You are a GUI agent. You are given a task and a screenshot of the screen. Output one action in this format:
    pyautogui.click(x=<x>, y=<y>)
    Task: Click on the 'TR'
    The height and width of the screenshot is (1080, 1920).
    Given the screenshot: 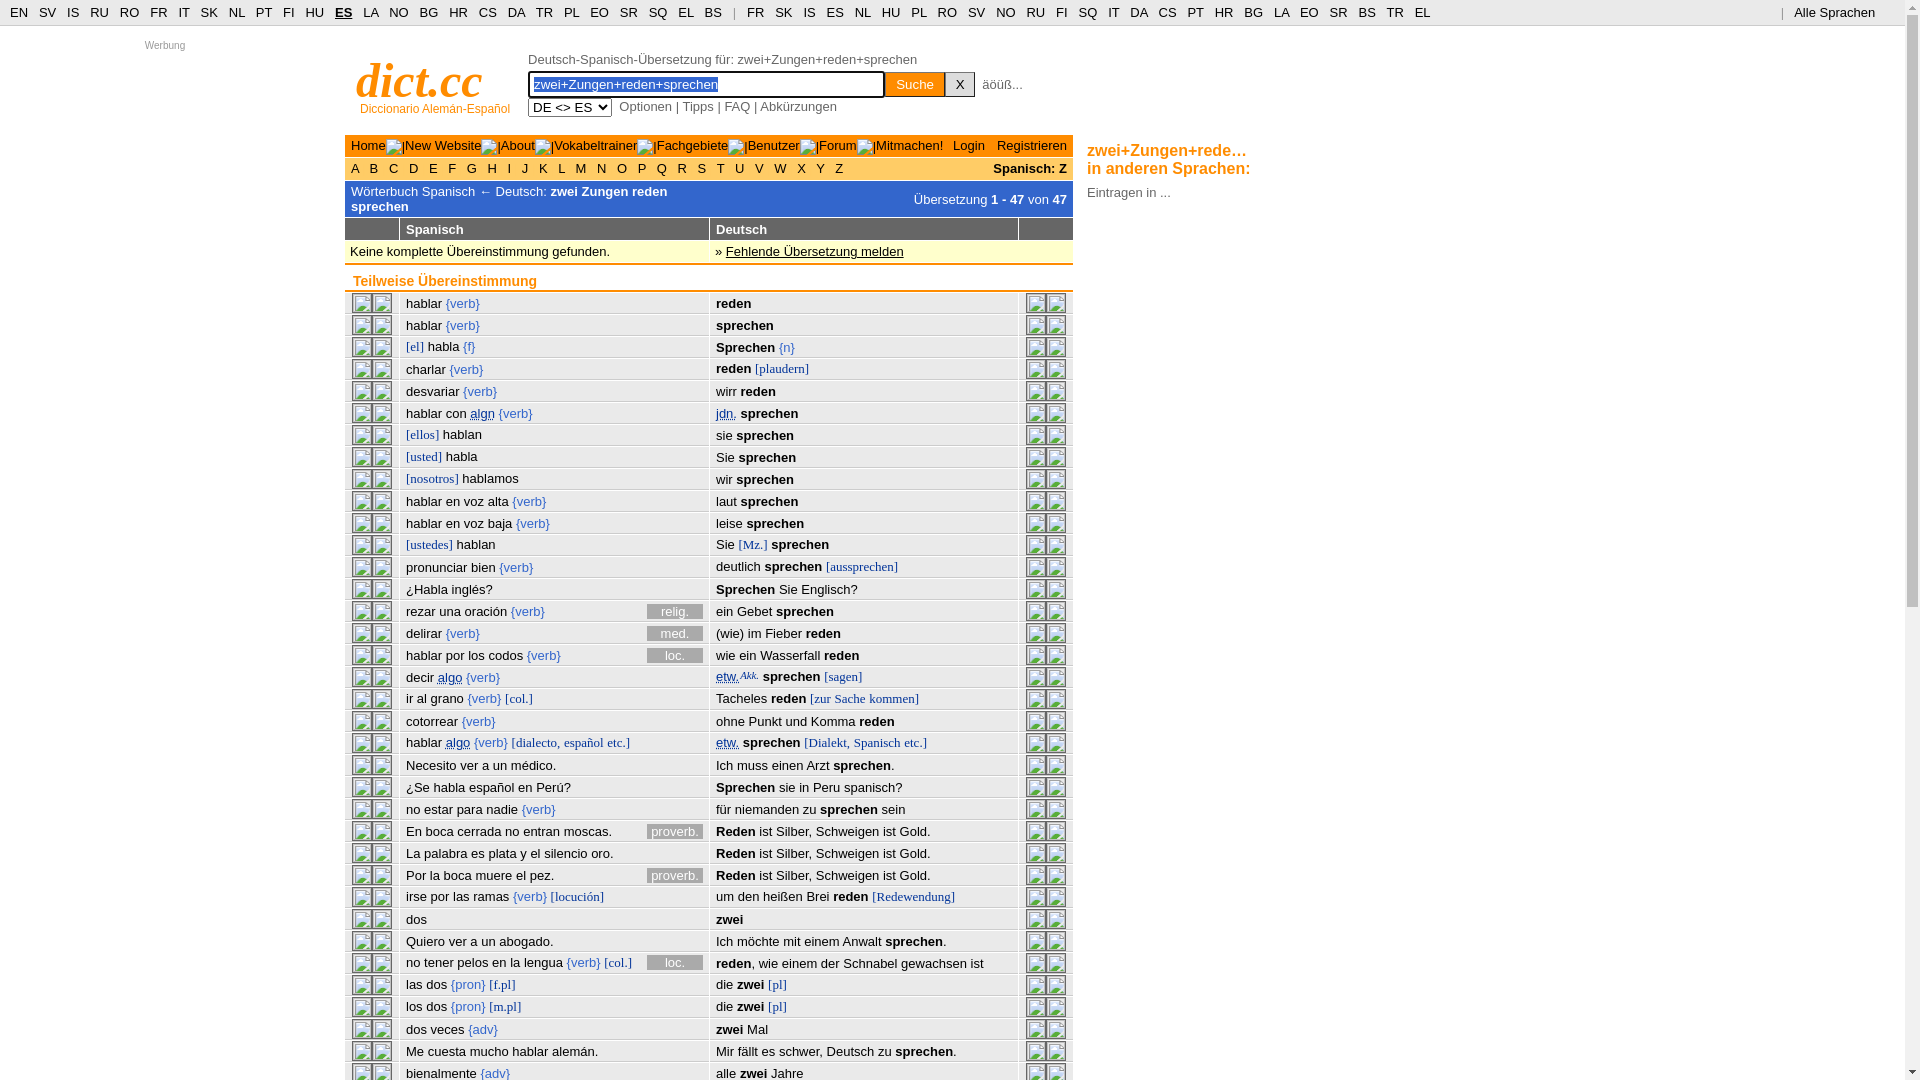 What is the action you would take?
    pyautogui.click(x=1393, y=12)
    